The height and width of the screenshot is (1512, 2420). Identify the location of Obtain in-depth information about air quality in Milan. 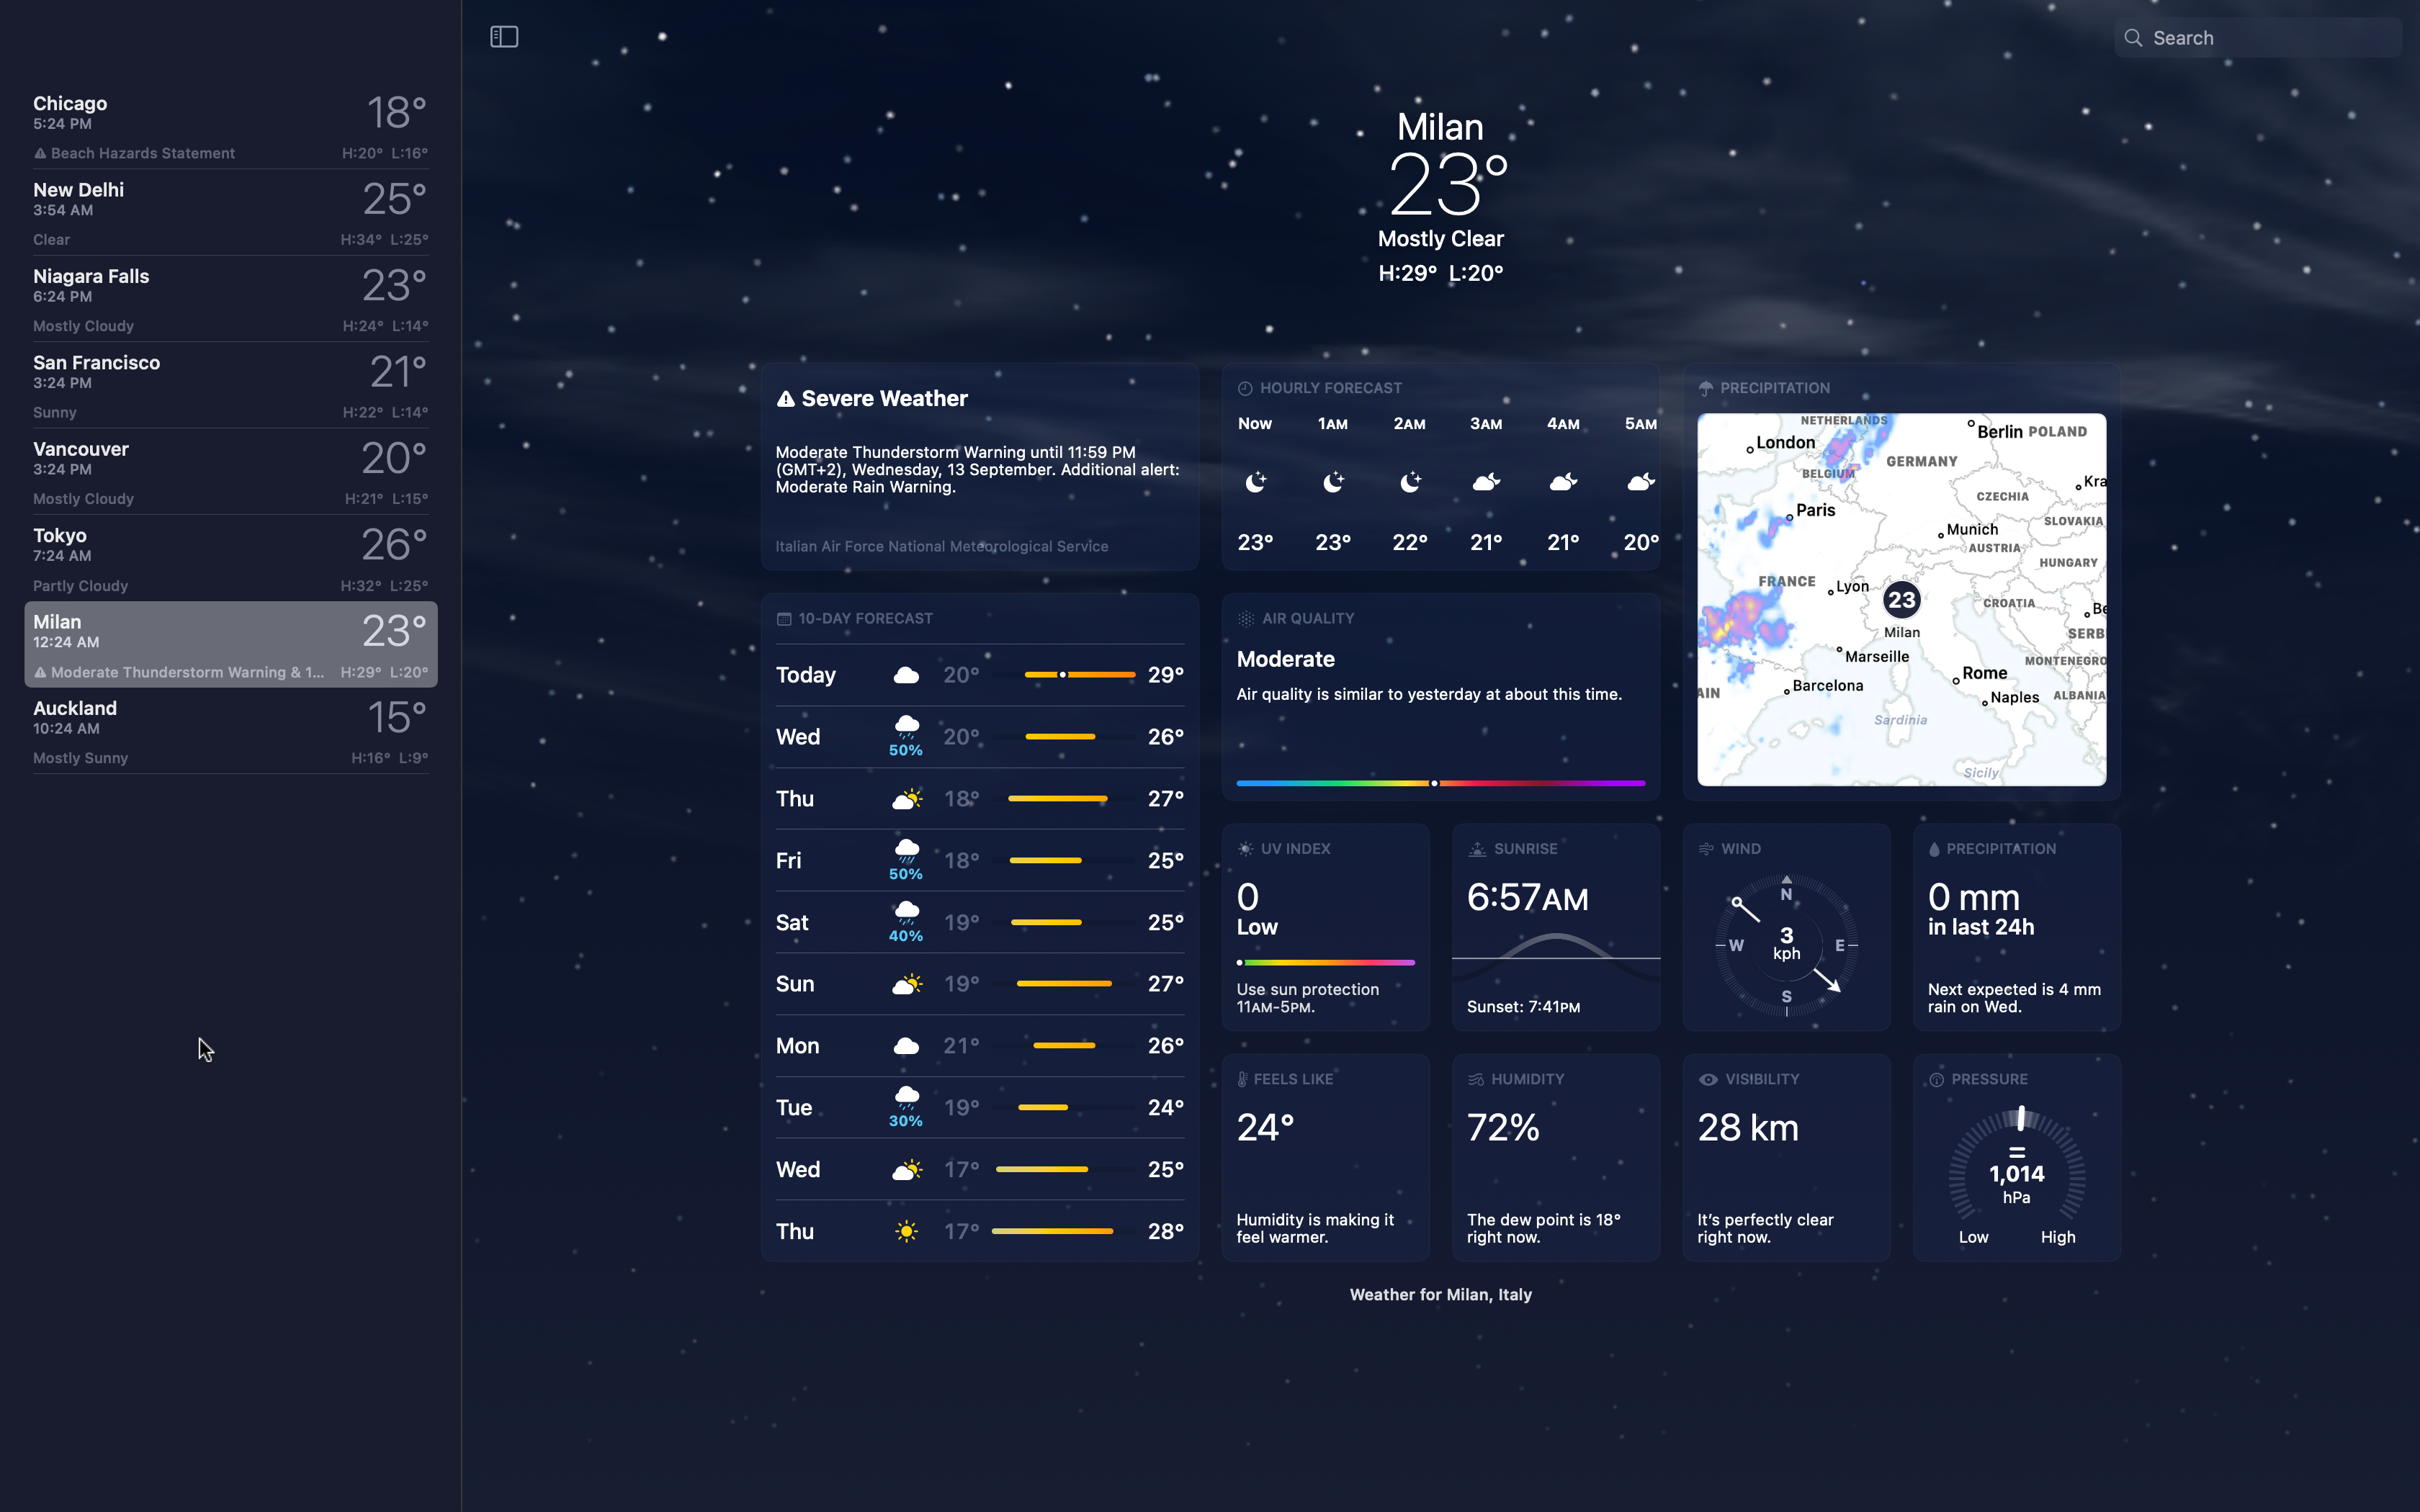
(1440, 693).